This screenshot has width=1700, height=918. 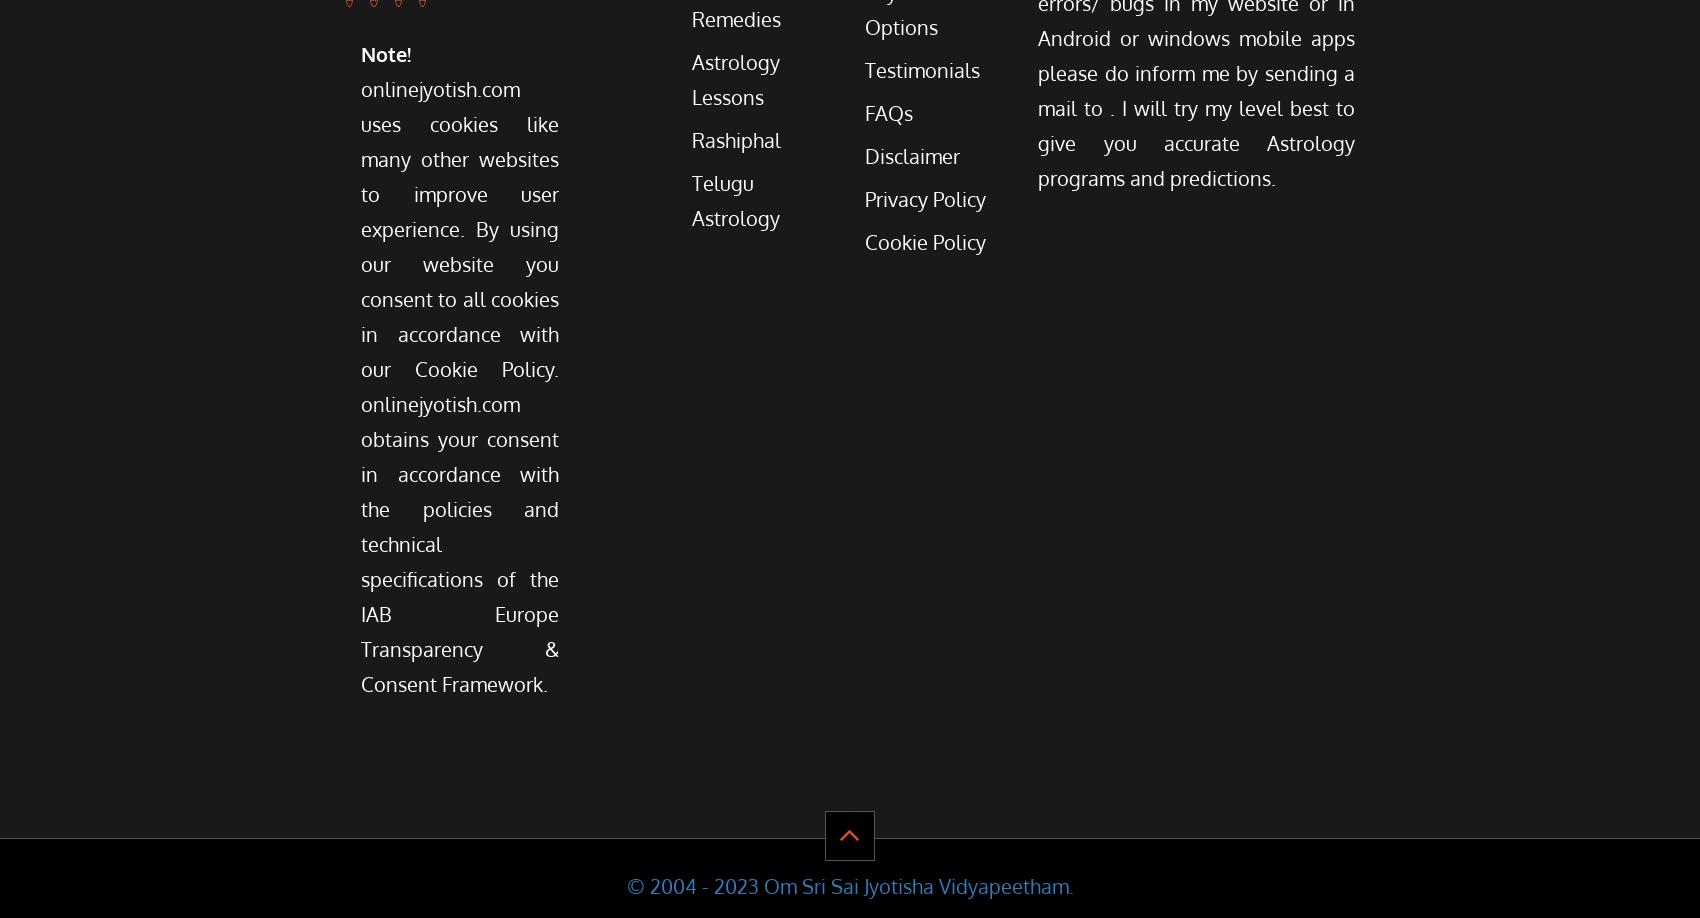 What do you see at coordinates (385, 53) in the screenshot?
I see `'Note!'` at bounding box center [385, 53].